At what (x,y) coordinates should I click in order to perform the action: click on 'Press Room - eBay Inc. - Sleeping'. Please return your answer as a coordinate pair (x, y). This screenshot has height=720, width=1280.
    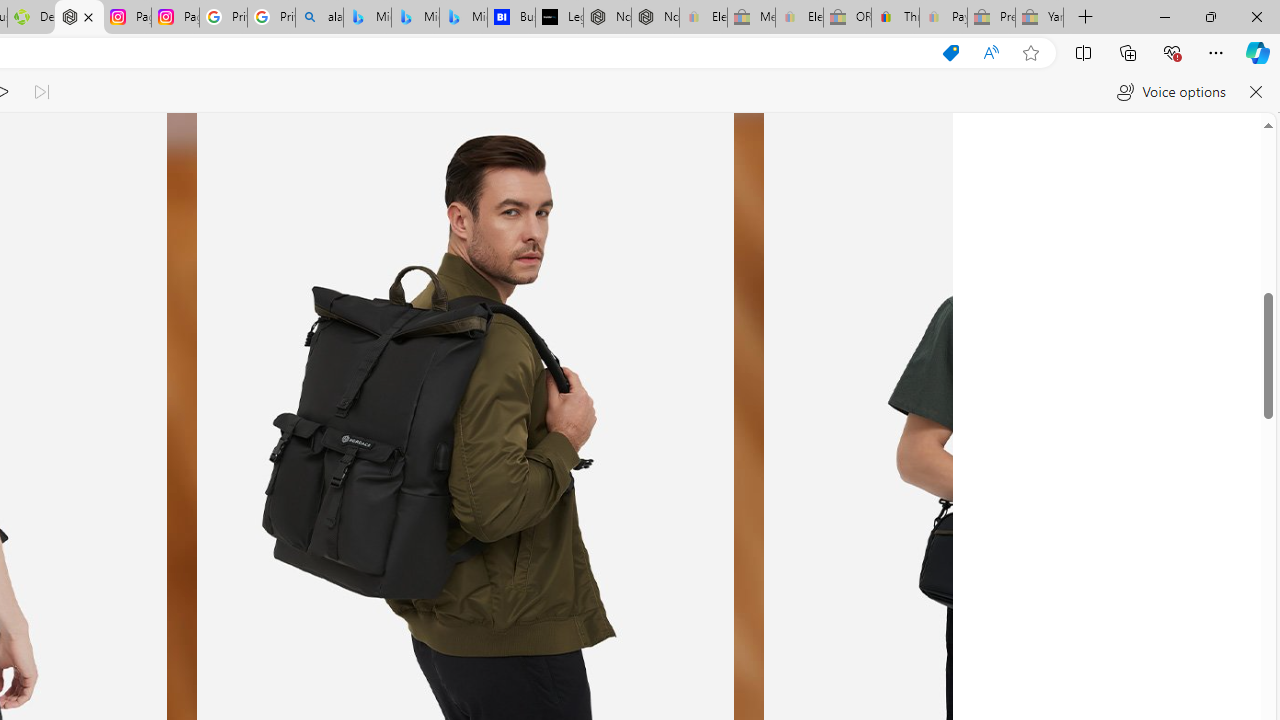
    Looking at the image, I should click on (991, 17).